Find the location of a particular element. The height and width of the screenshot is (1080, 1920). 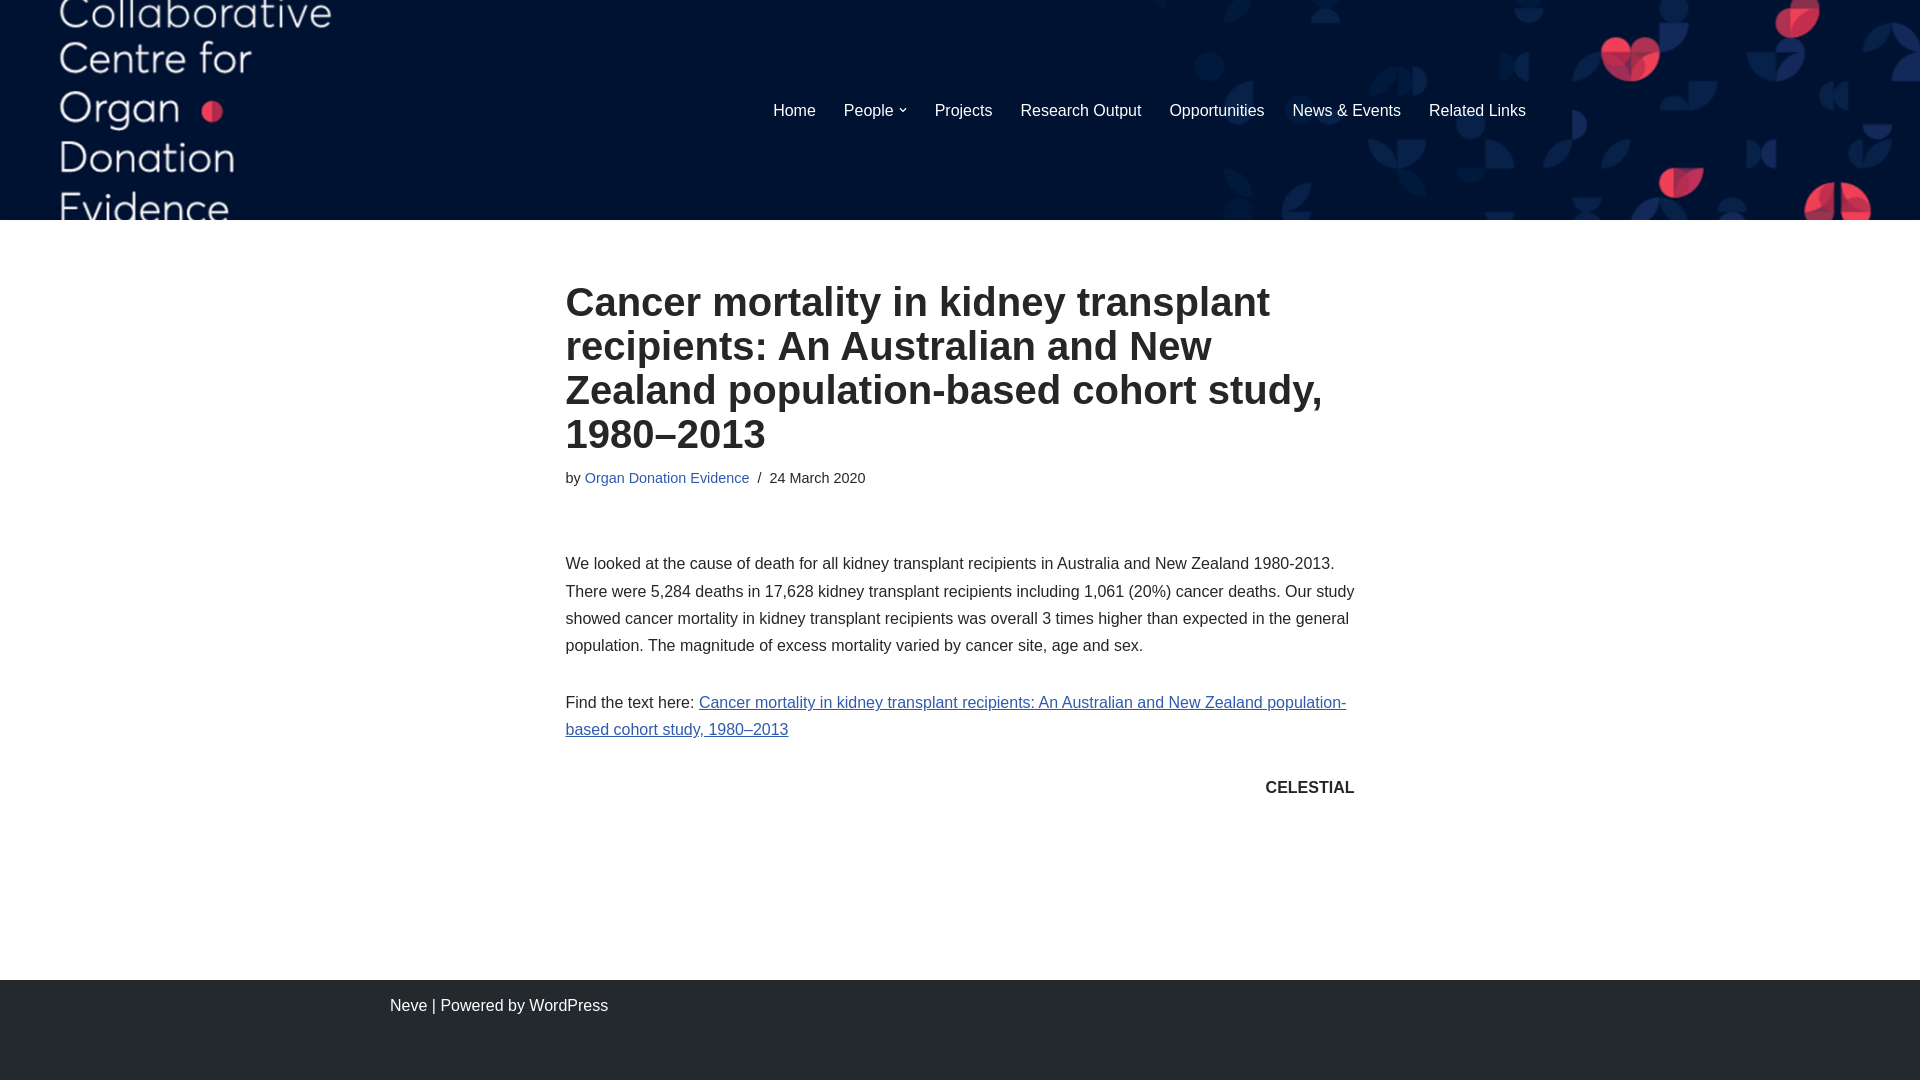

'WordPress' is located at coordinates (567, 1005).